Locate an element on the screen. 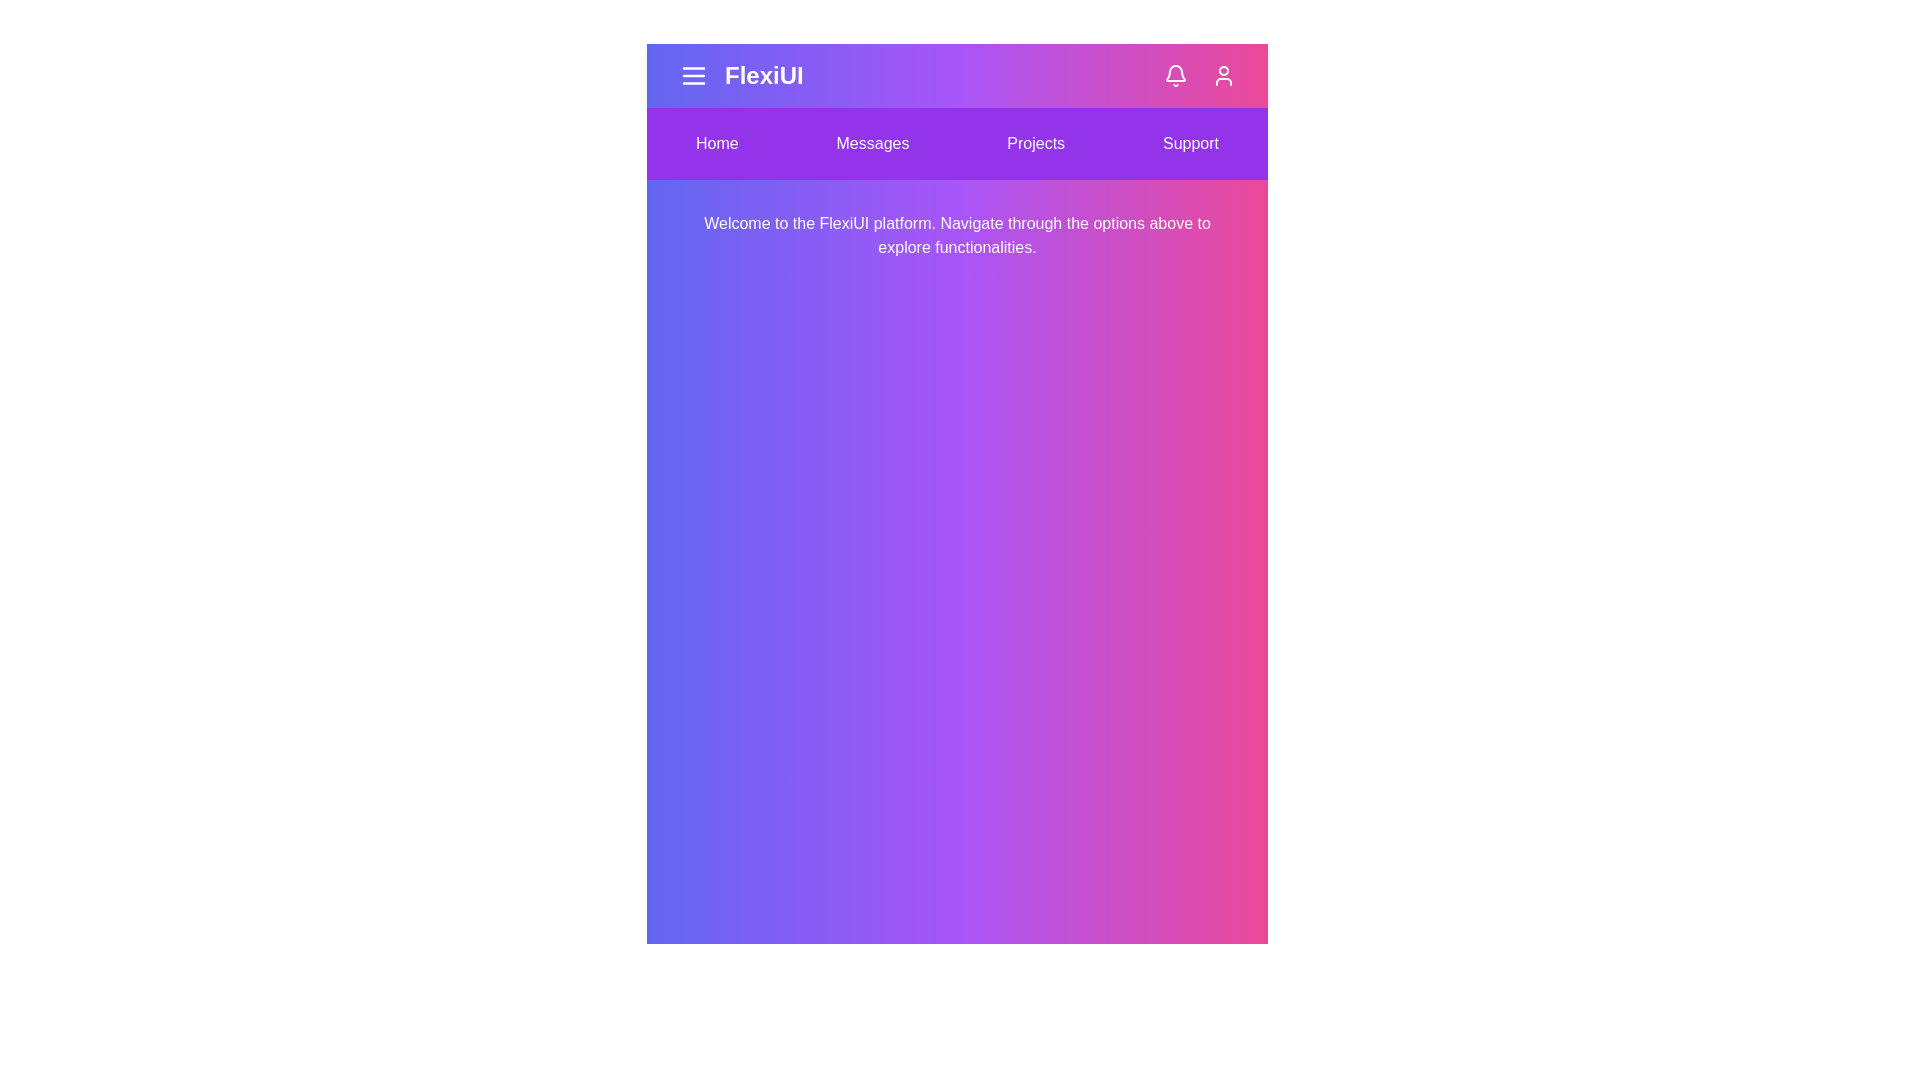 Image resolution: width=1920 pixels, height=1080 pixels. the navigation item Projects to navigate is located at coordinates (1036, 142).